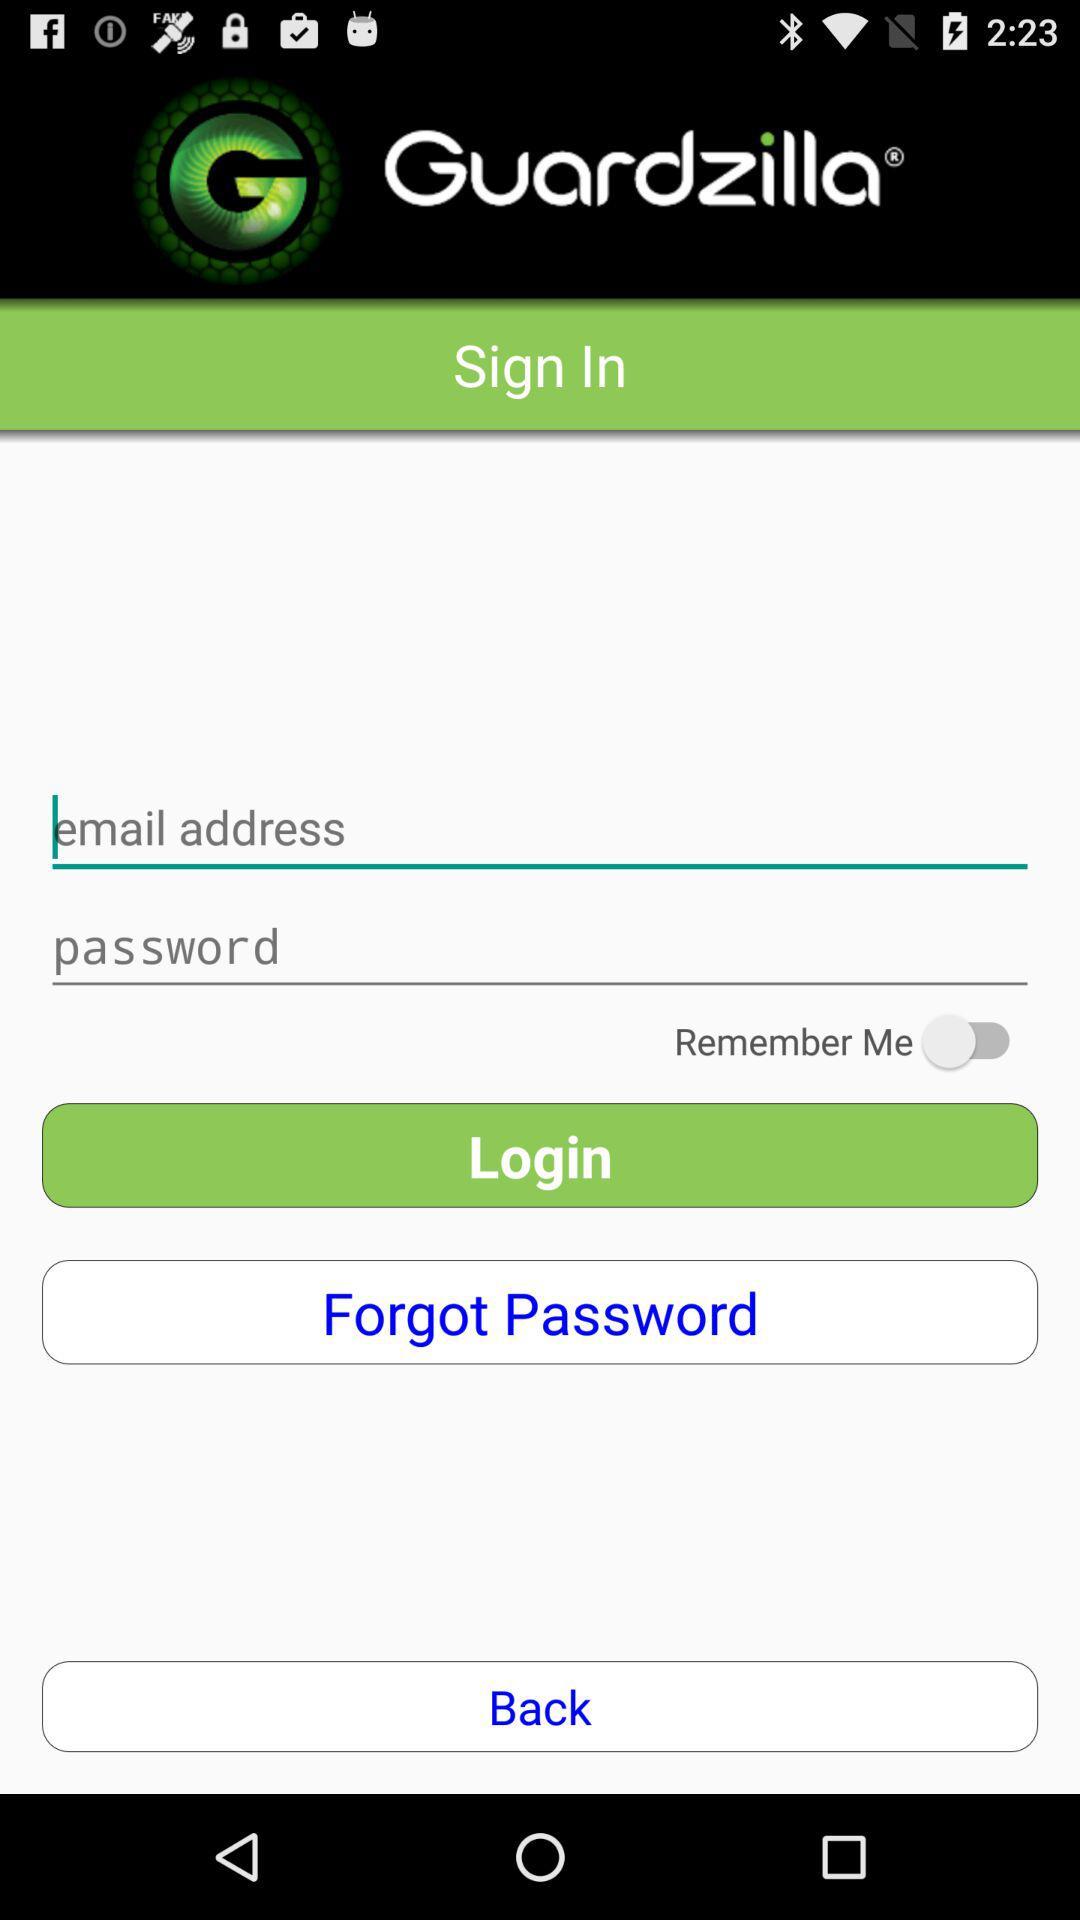  Describe the element at coordinates (855, 1040) in the screenshot. I see `item above login app` at that location.